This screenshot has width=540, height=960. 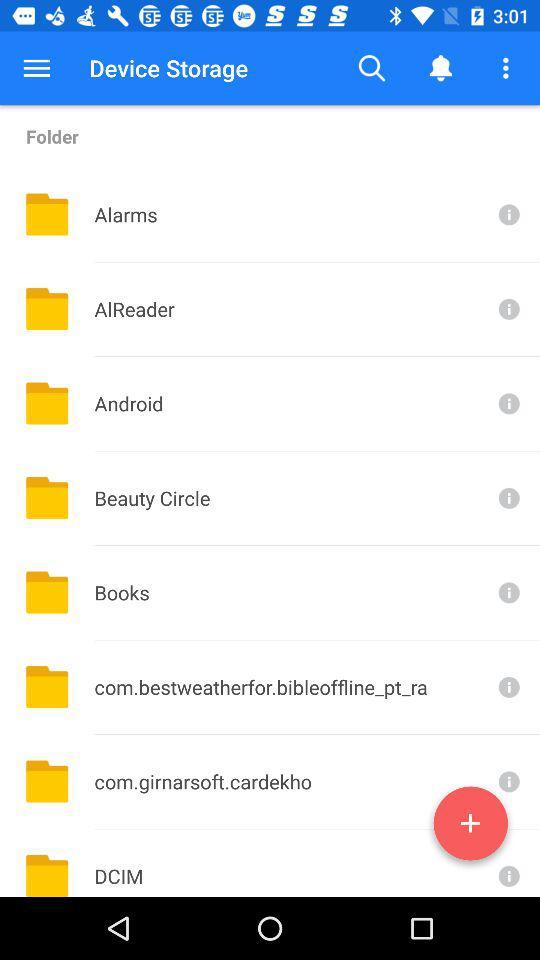 What do you see at coordinates (507, 402) in the screenshot?
I see `for more info` at bounding box center [507, 402].